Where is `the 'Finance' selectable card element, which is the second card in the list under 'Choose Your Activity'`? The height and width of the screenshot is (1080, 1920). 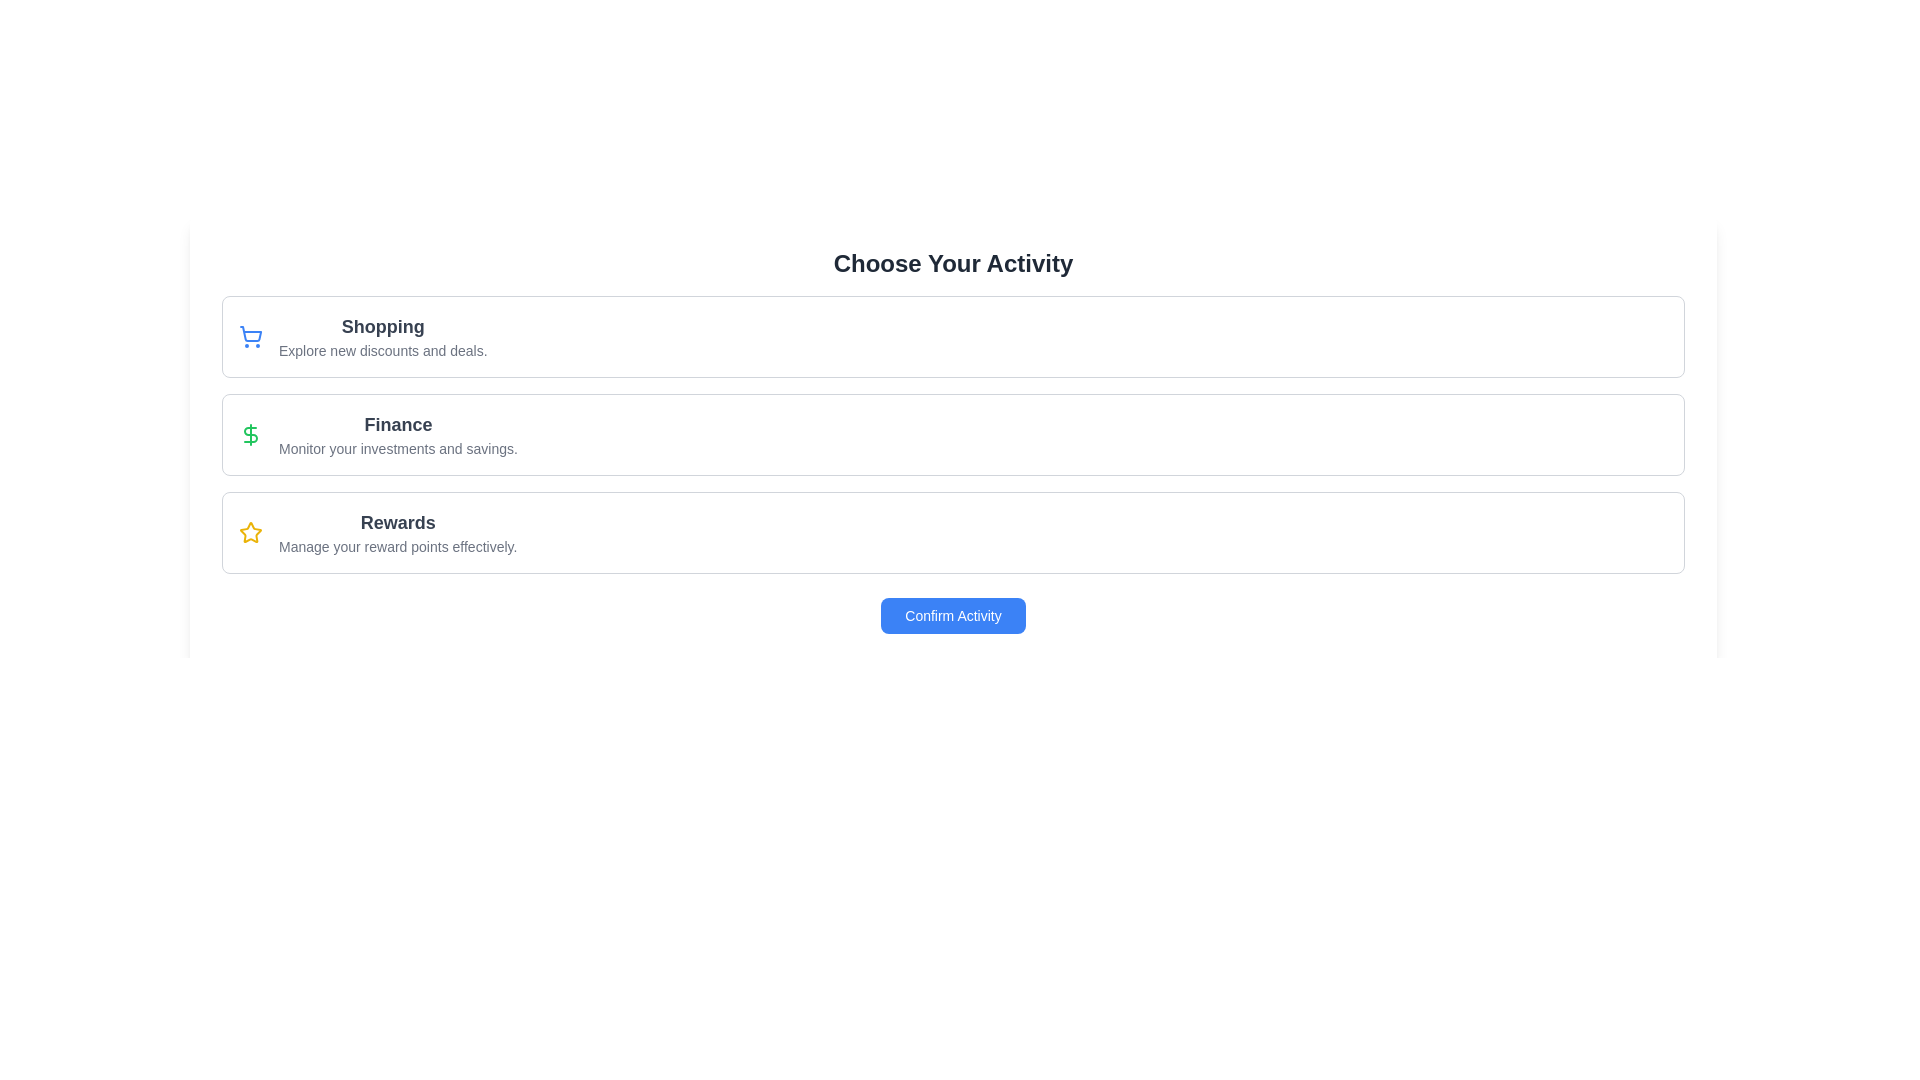 the 'Finance' selectable card element, which is the second card in the list under 'Choose Your Activity' is located at coordinates (952, 434).